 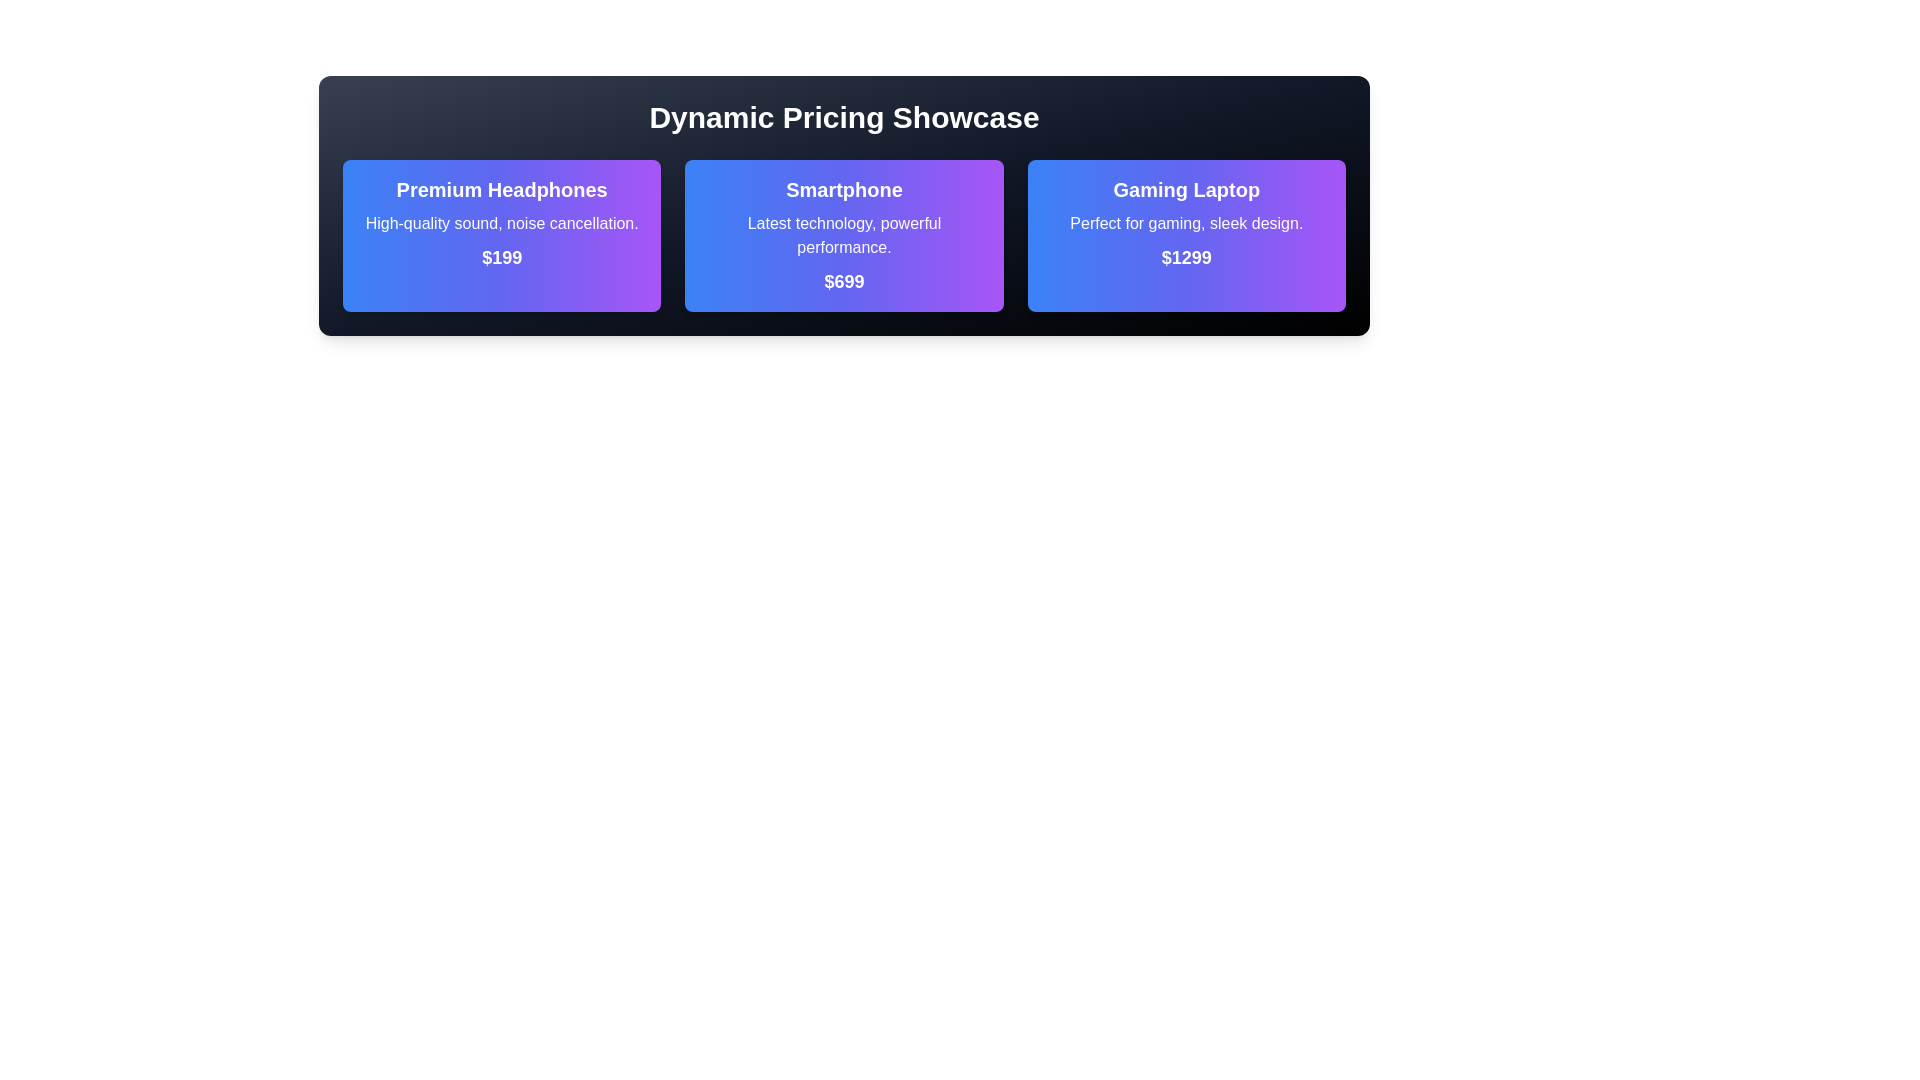 I want to click on the 'Premium Headphones' informational card, which is the first card in a row of three product advertisements, so click(x=502, y=234).